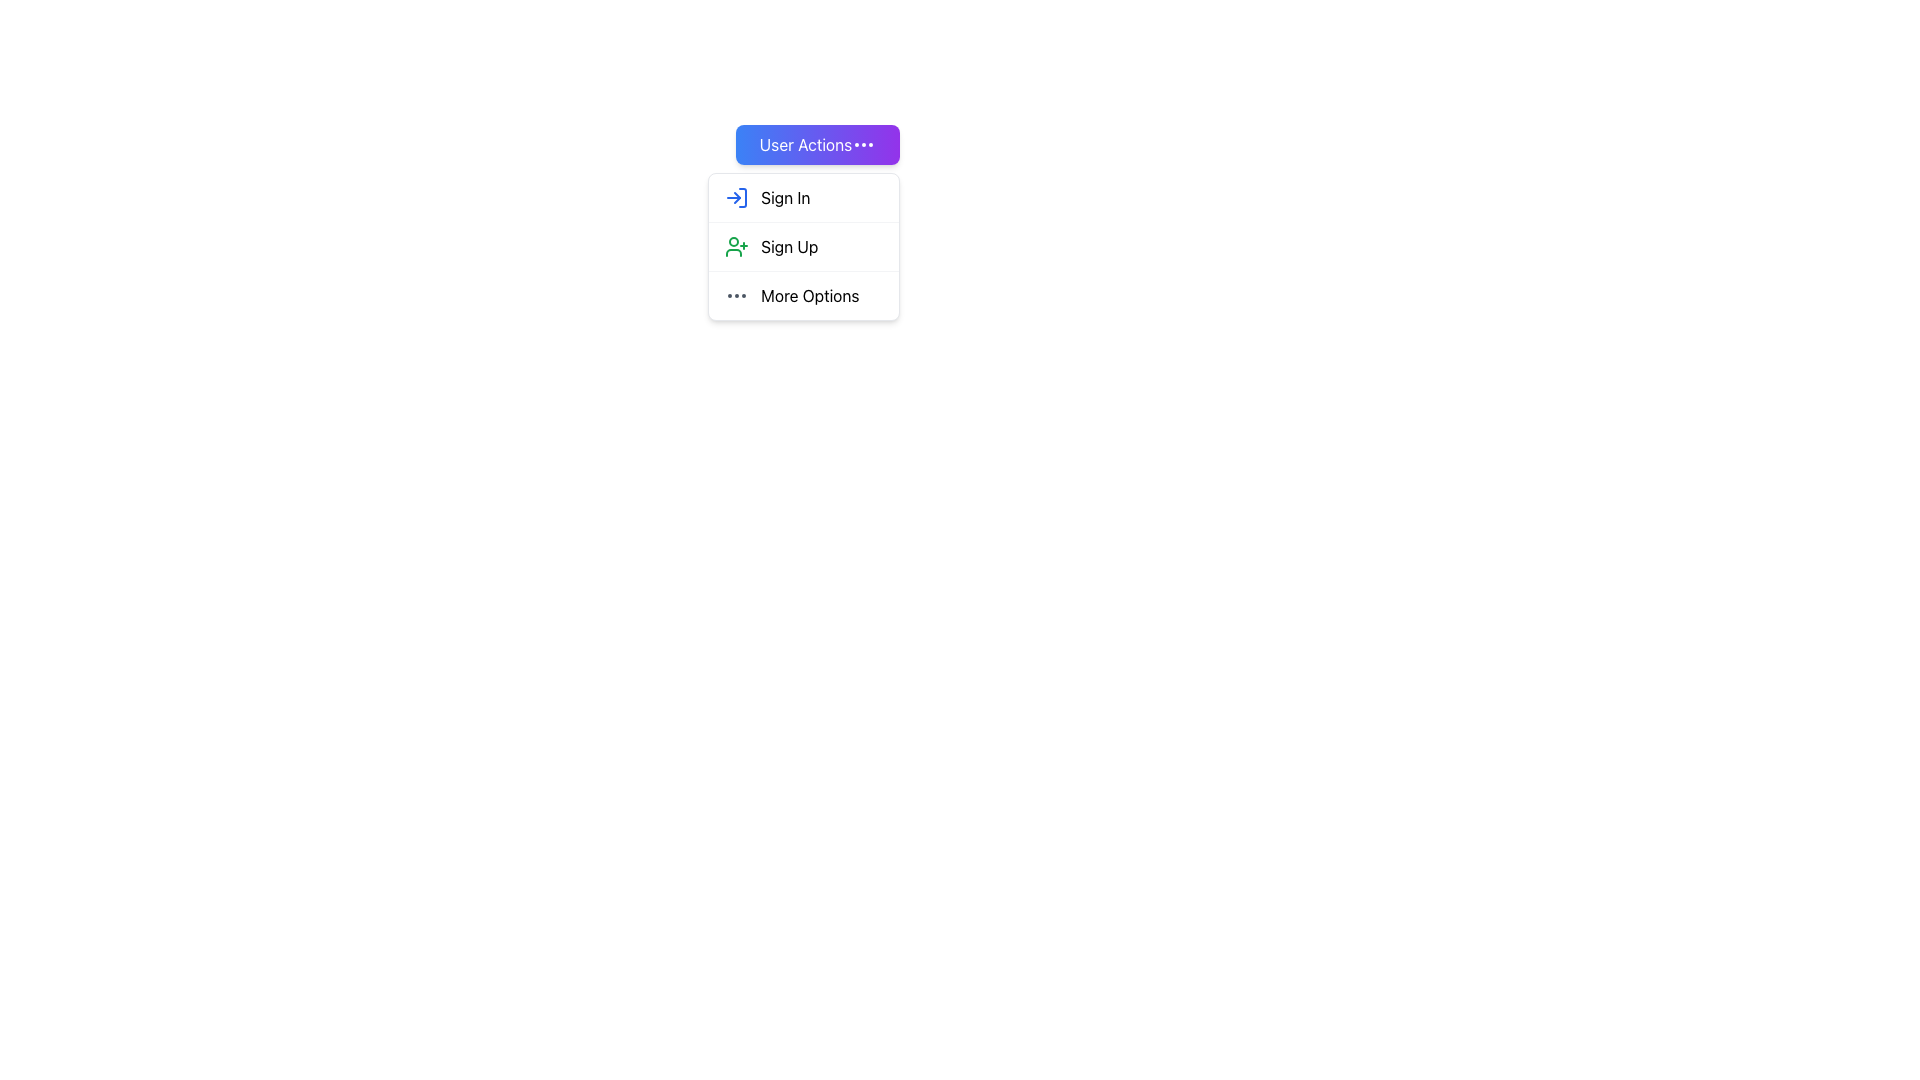  What do you see at coordinates (736, 296) in the screenshot?
I see `the ellipsis icon located in the 'More Options' section of the dropdown menu under the 'User Actions' button, which visually indicates additional options or settings` at bounding box center [736, 296].